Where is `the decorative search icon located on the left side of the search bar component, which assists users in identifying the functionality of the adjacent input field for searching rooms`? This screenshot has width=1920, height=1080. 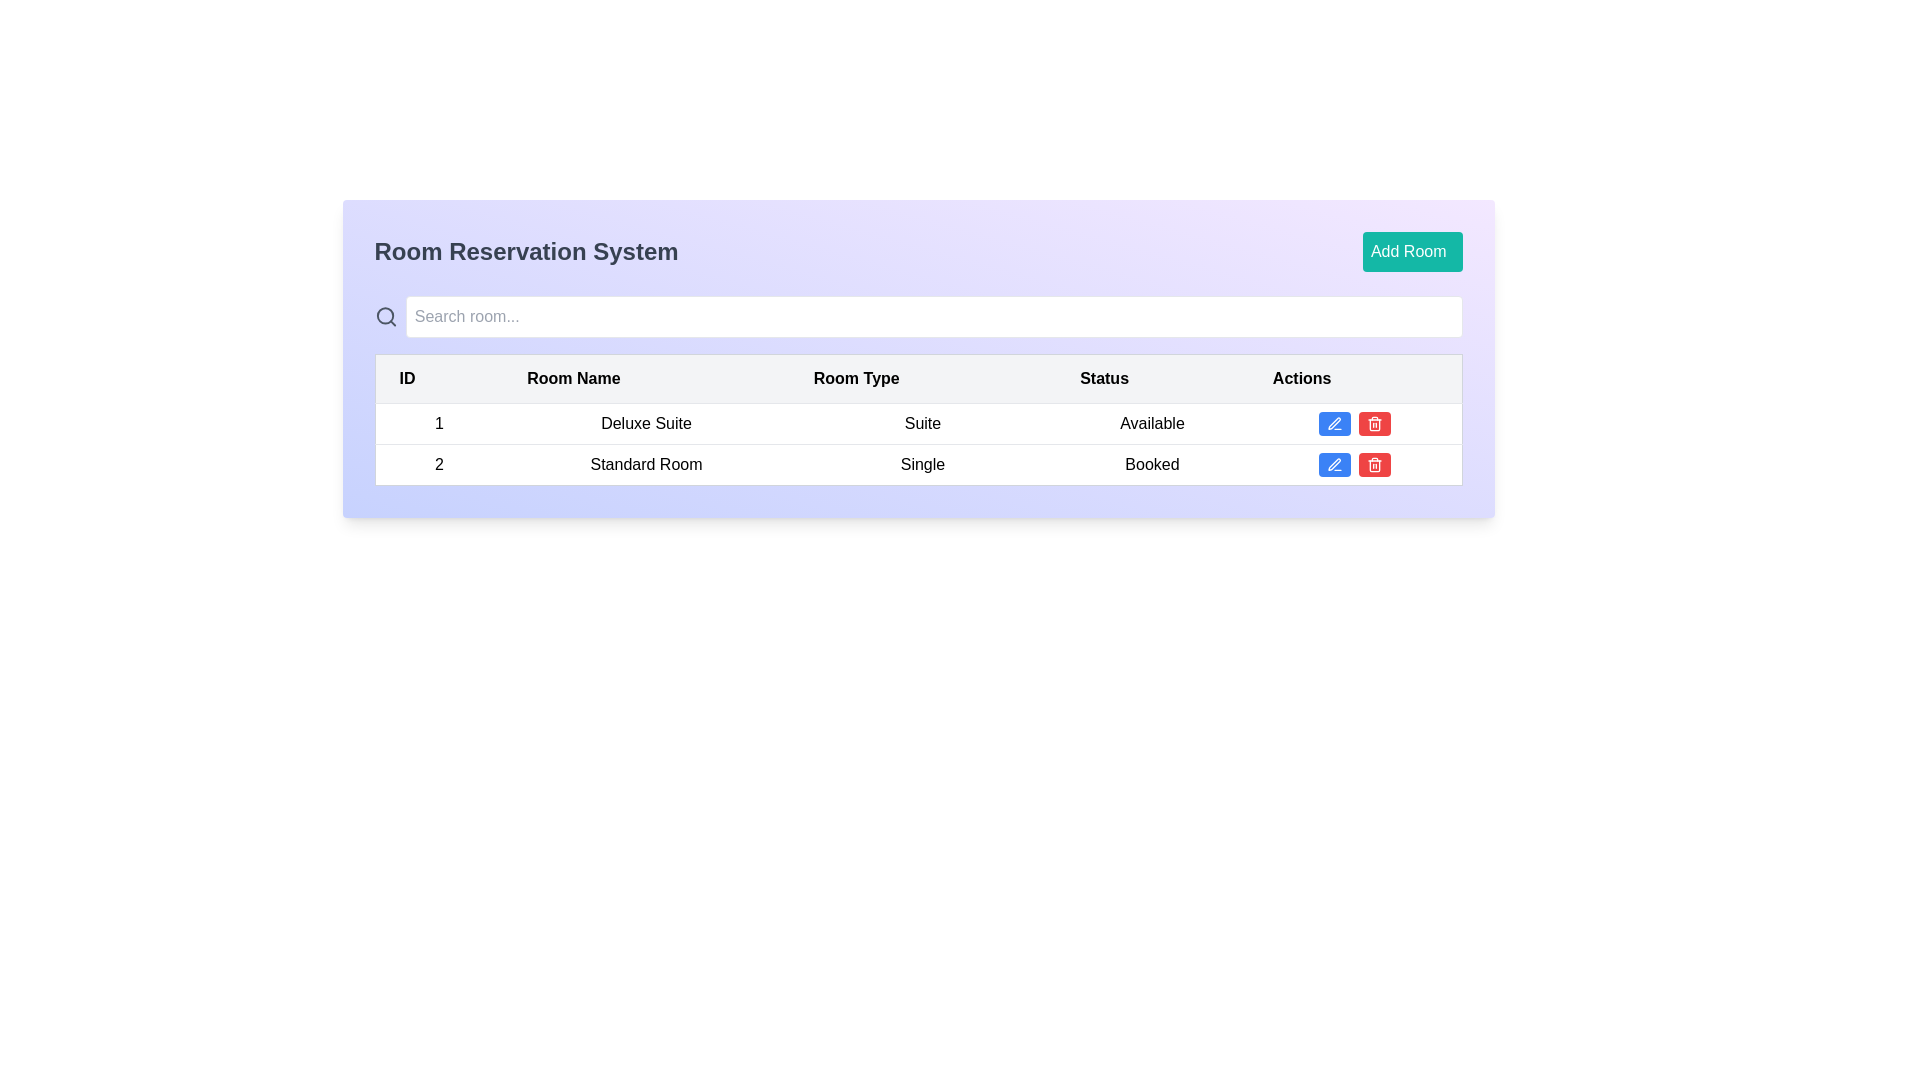
the decorative search icon located on the left side of the search bar component, which assists users in identifying the functionality of the adjacent input field for searching rooms is located at coordinates (386, 315).